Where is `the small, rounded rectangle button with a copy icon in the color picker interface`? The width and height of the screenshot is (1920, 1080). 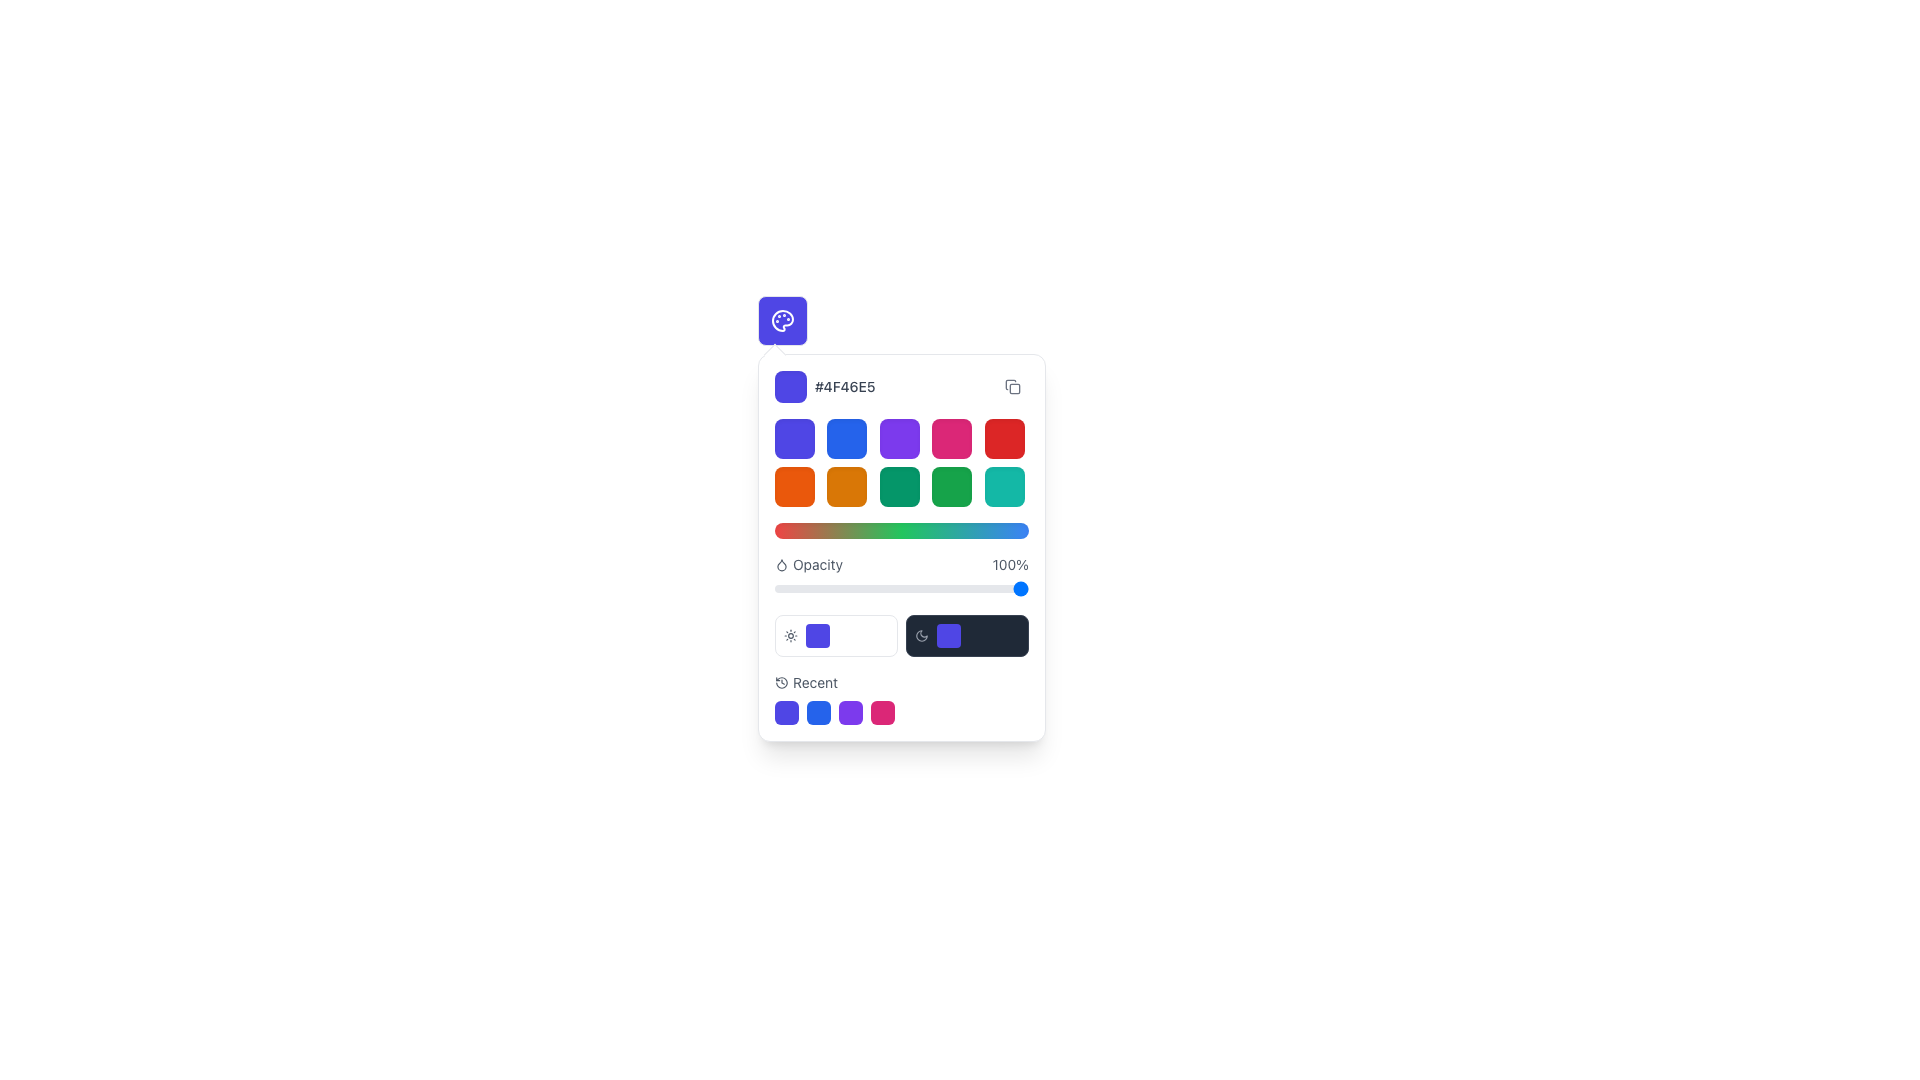 the small, rounded rectangle button with a copy icon in the color picker interface is located at coordinates (1012, 386).